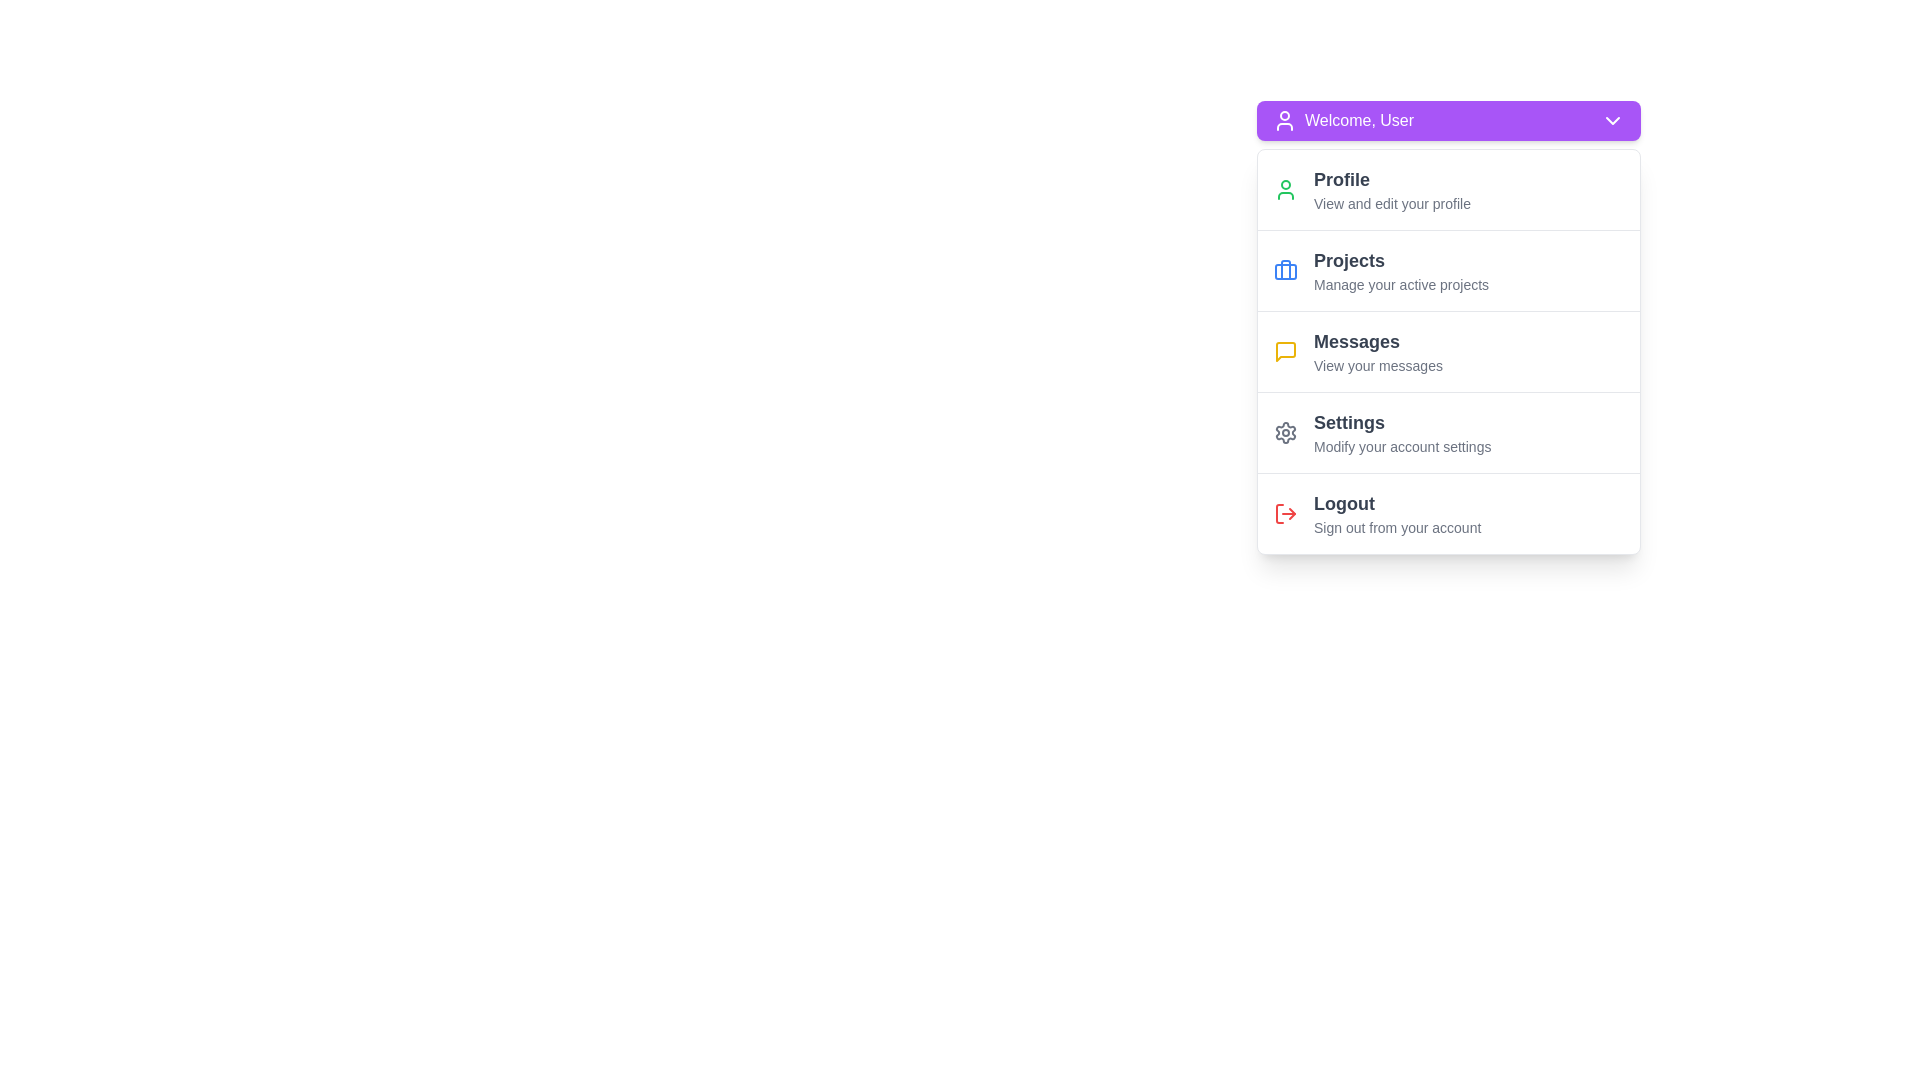 This screenshot has width=1920, height=1080. Describe the element at coordinates (1377, 366) in the screenshot. I see `the text label 'View your messages' located below the 'Messages' title in the dropdown menu` at that location.